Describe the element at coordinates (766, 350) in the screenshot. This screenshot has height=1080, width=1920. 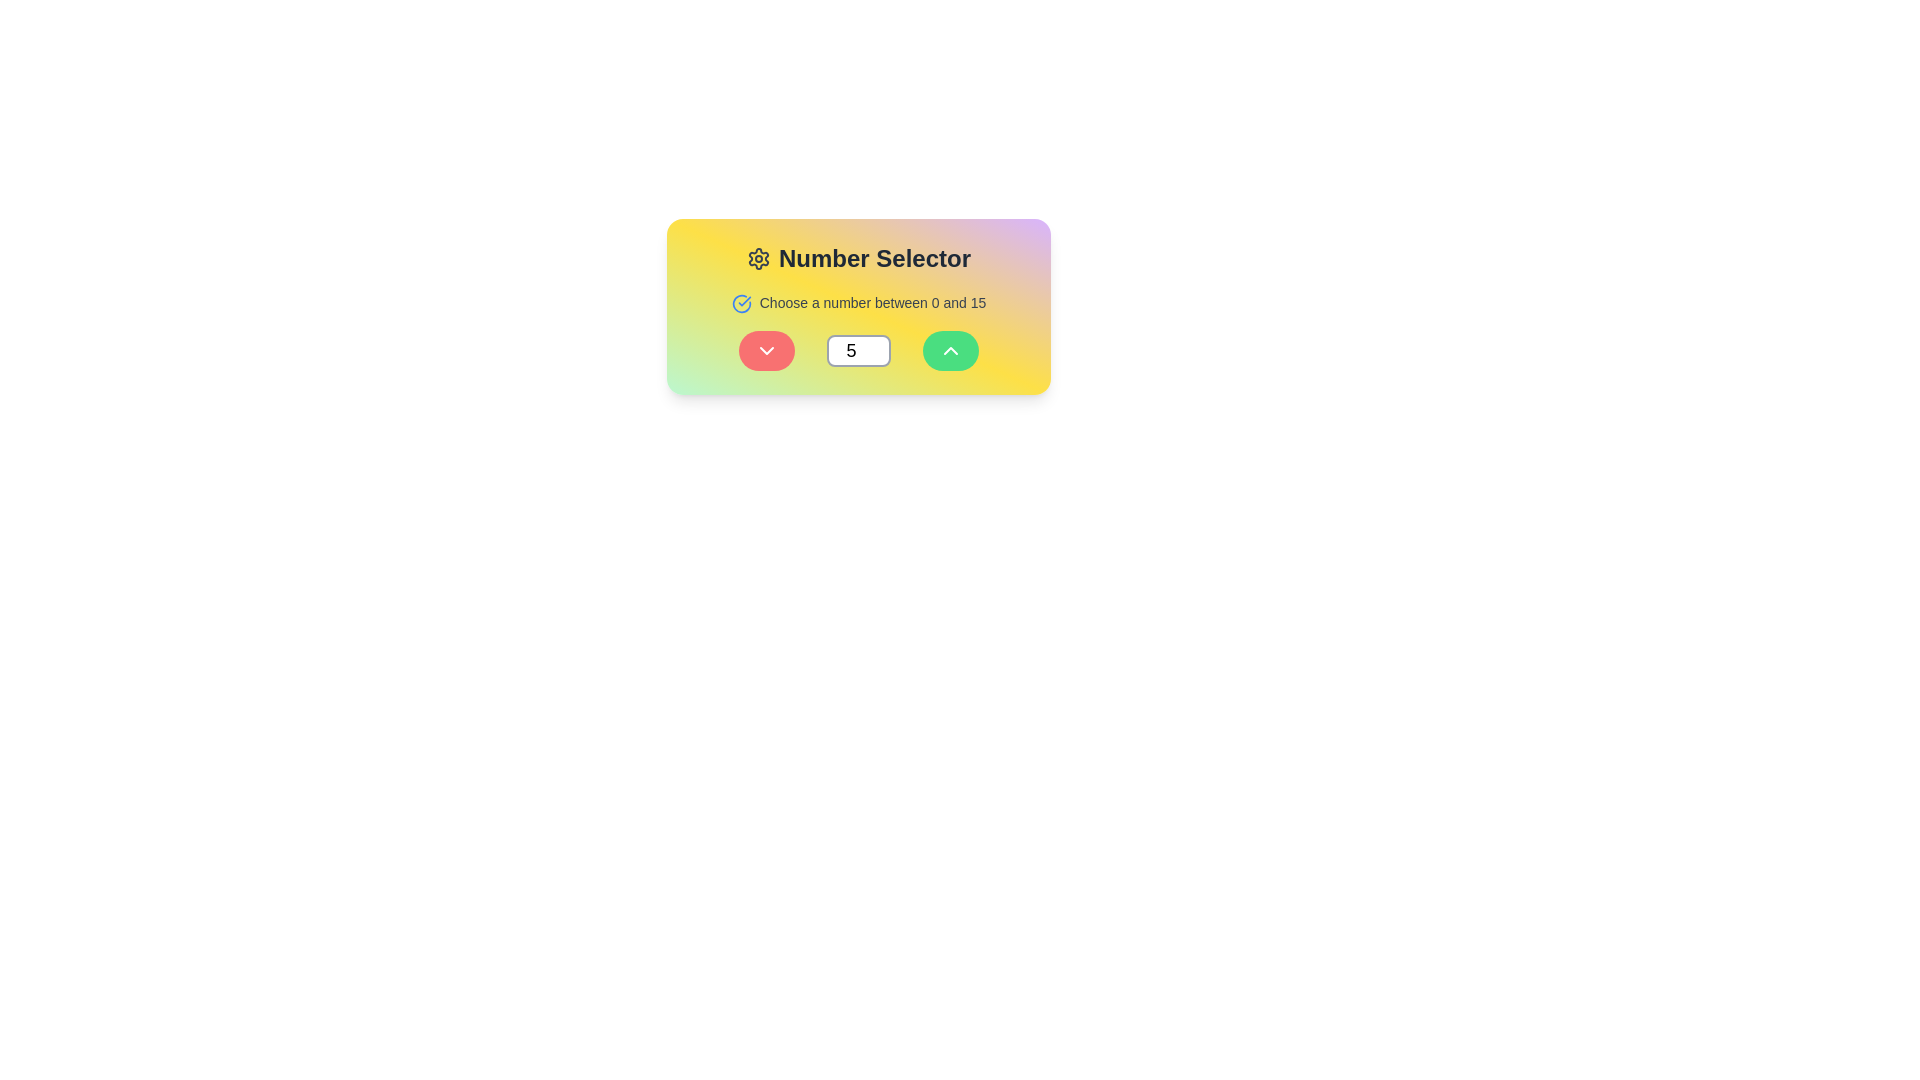
I see `the downward-facing chevron icon located within the red circular button on the left side of the interactive card` at that location.